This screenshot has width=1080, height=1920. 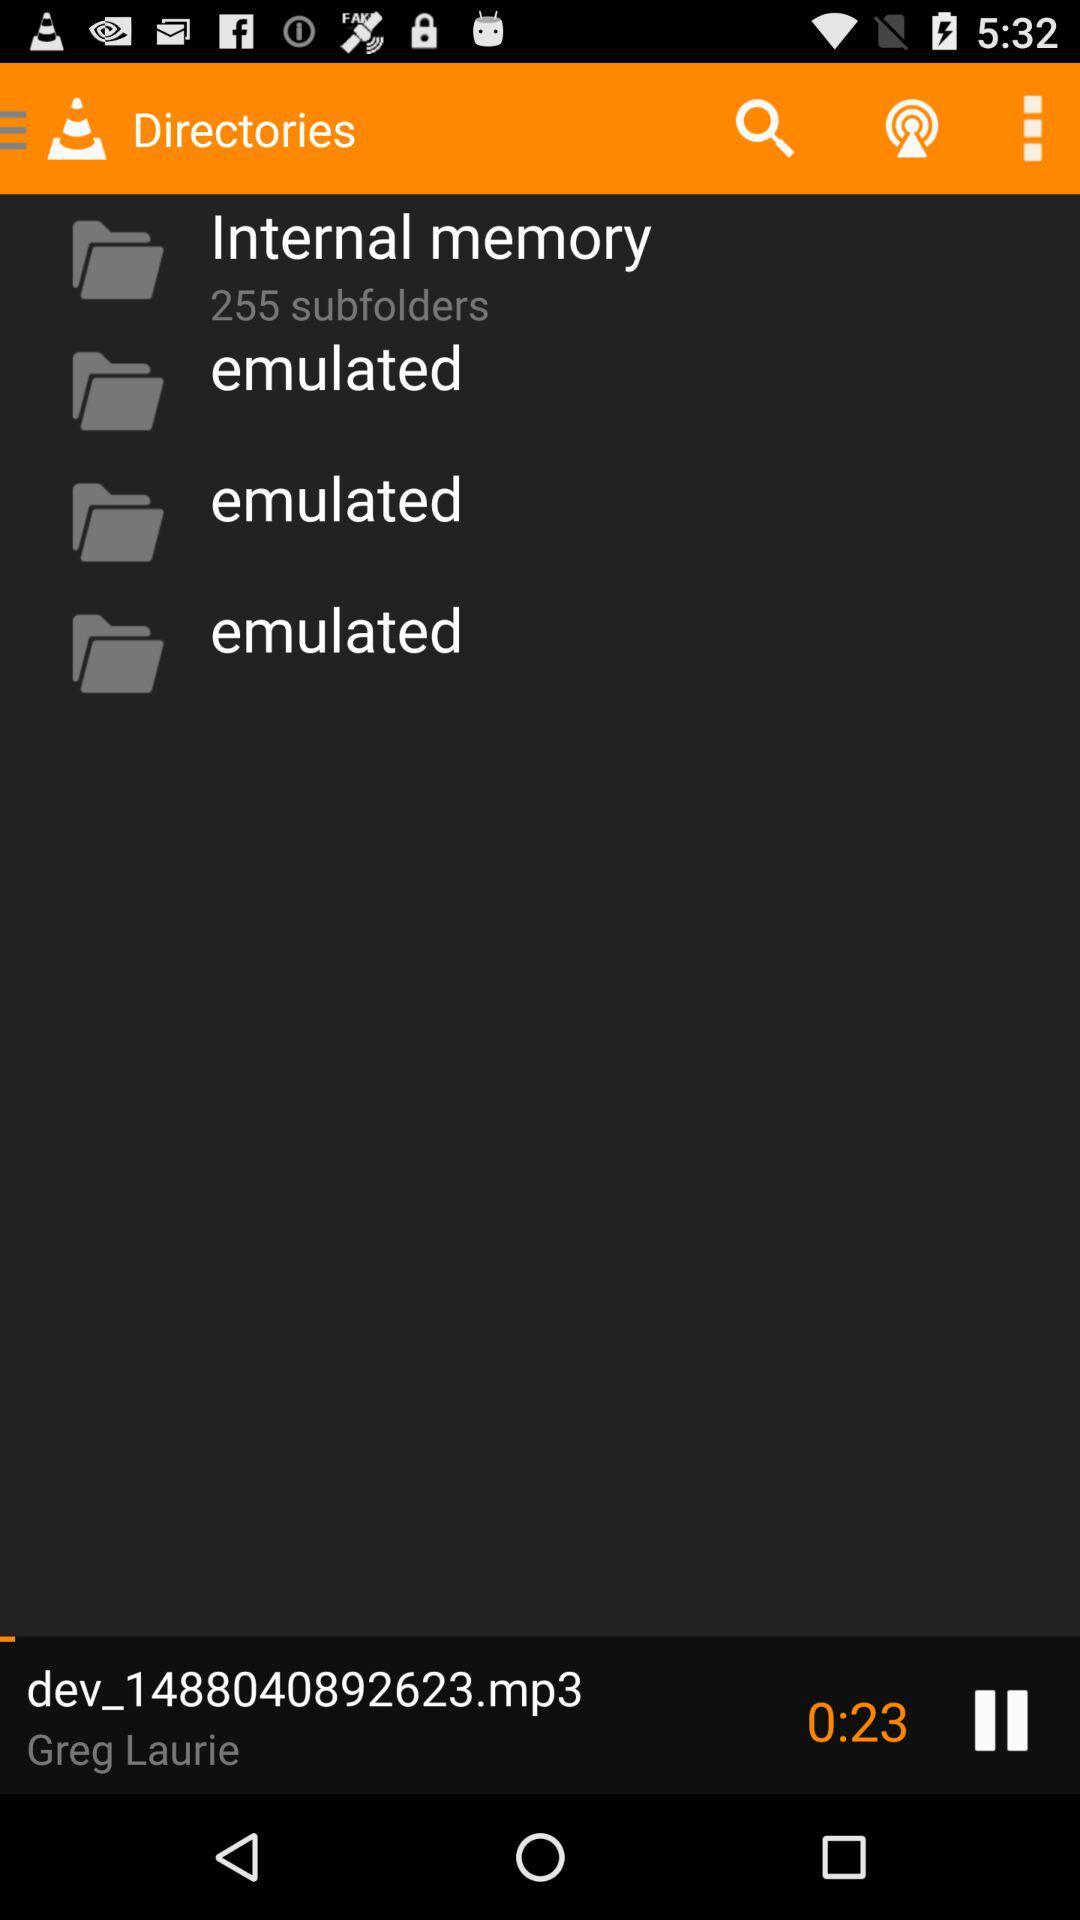 What do you see at coordinates (1032, 127) in the screenshot?
I see `open menu` at bounding box center [1032, 127].